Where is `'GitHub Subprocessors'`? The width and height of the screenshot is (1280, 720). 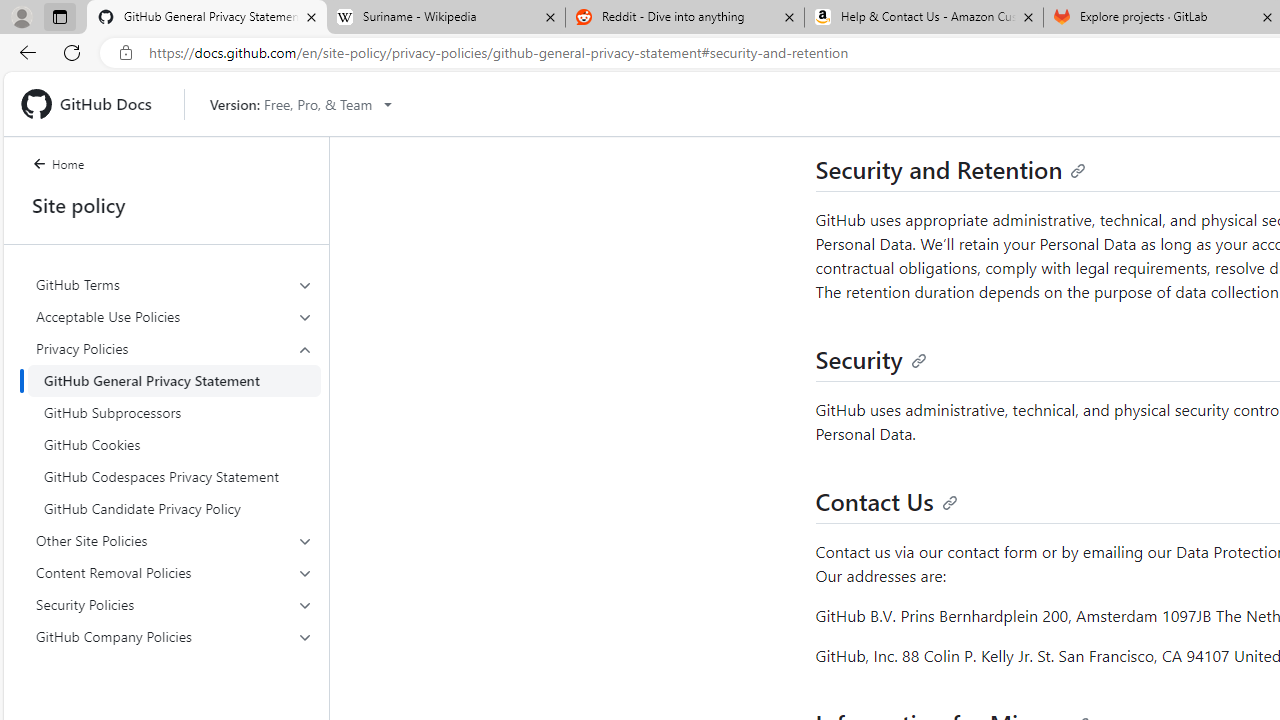 'GitHub Subprocessors' is located at coordinates (174, 411).